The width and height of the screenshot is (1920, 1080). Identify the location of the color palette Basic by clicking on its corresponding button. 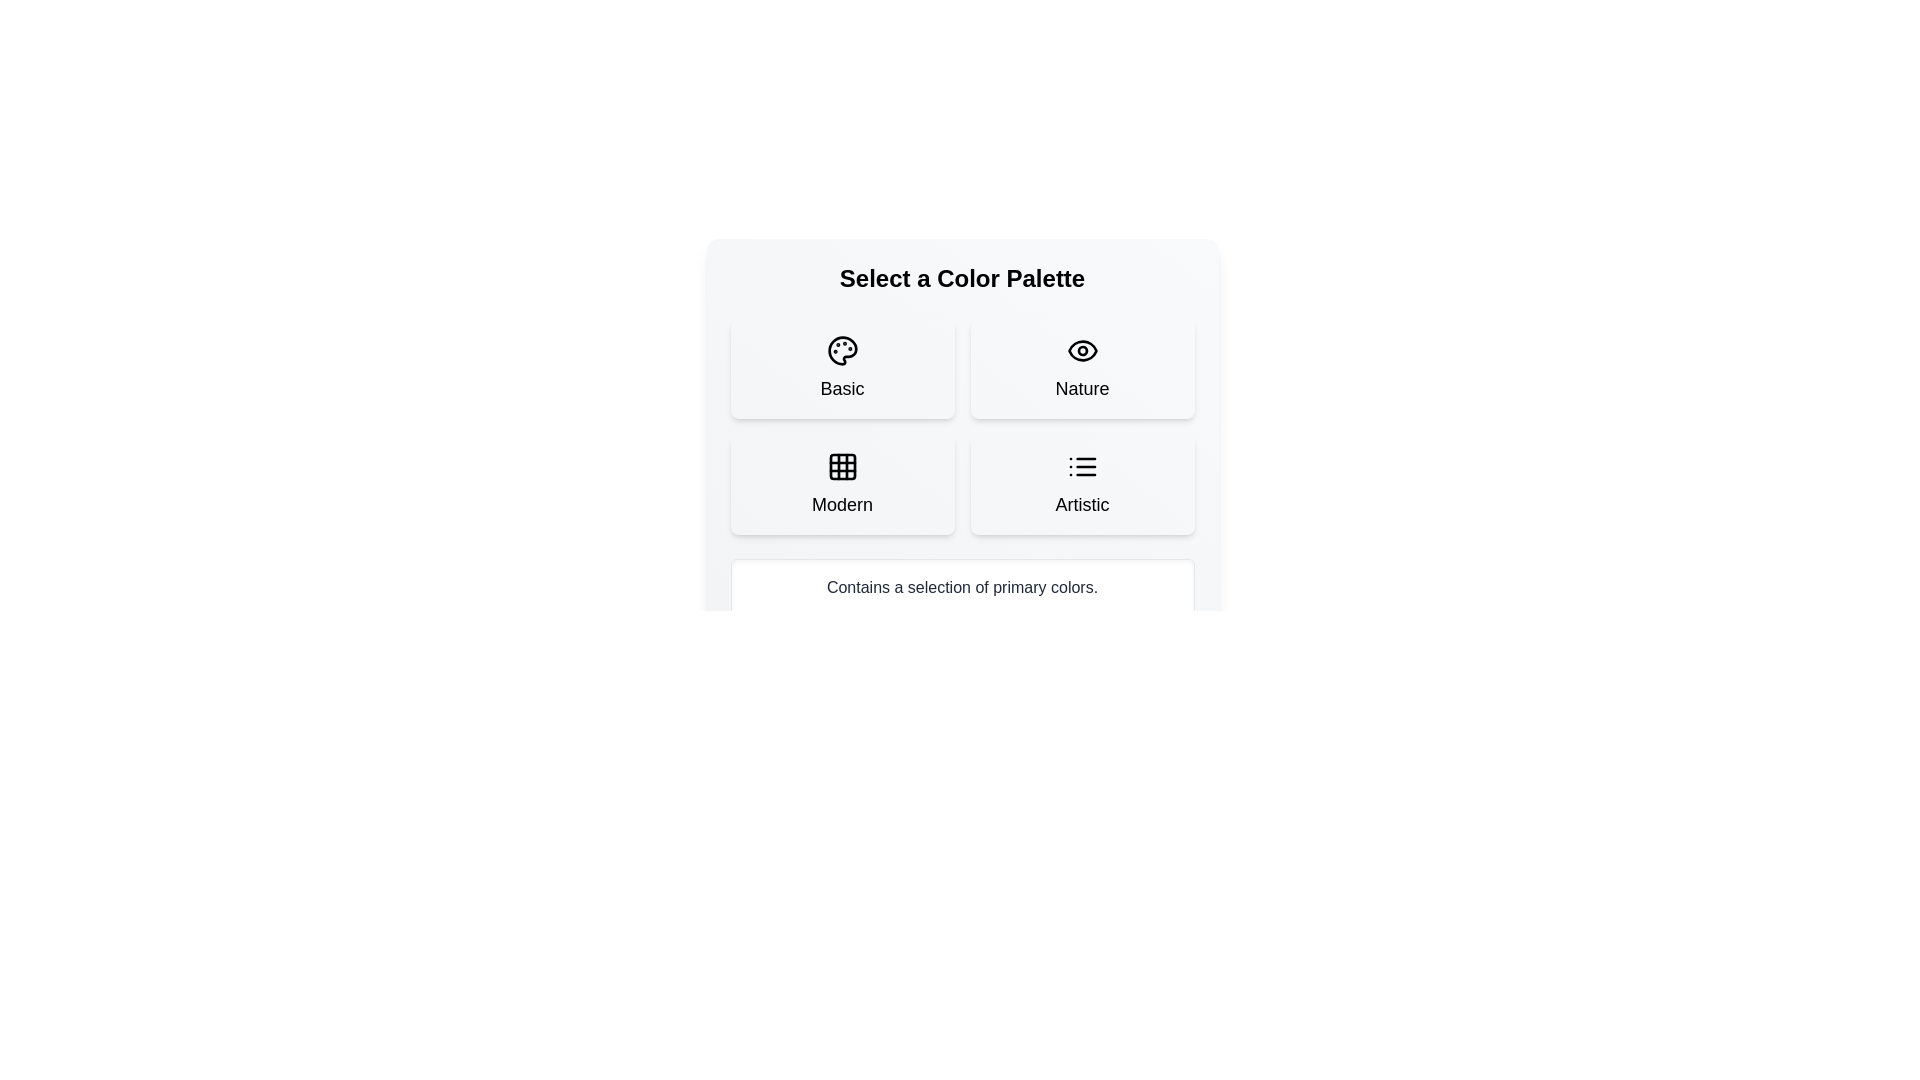
(842, 369).